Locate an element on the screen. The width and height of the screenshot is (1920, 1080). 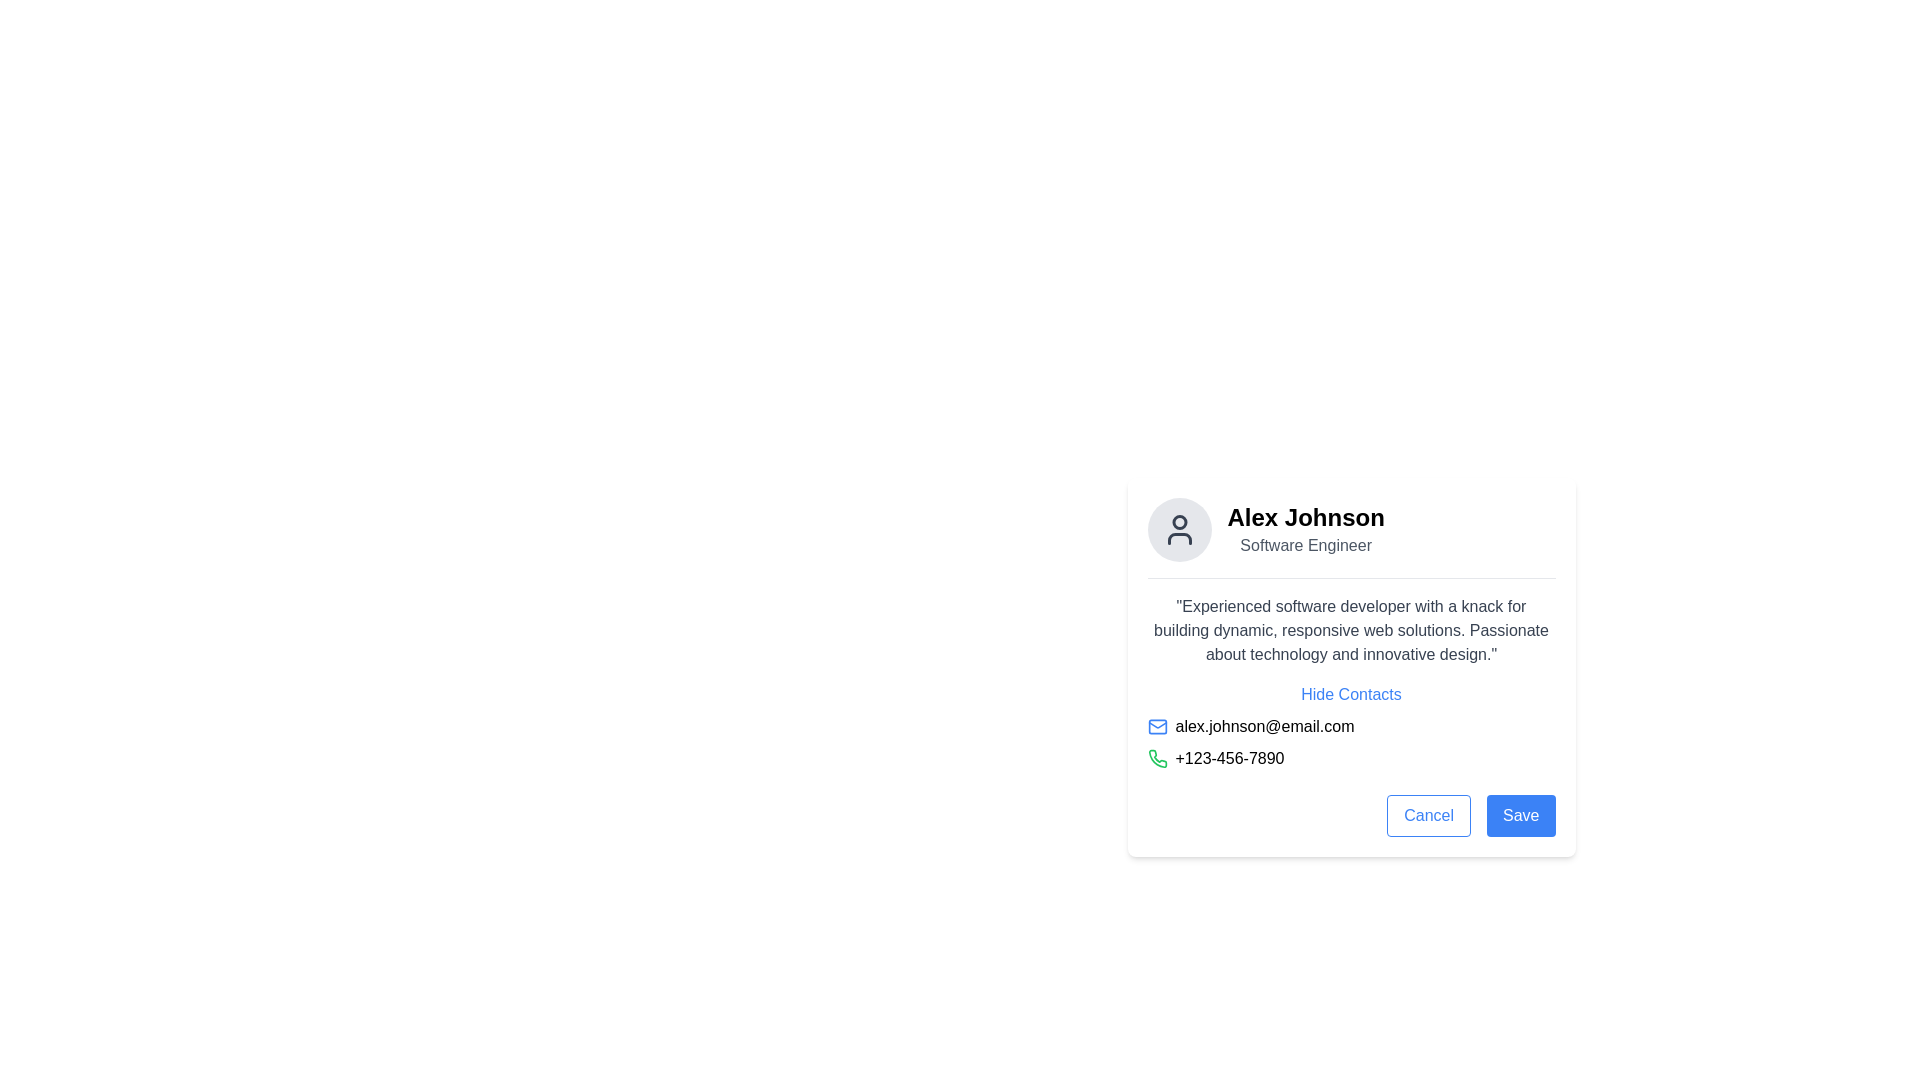
on the text display showing an email address, which is located is located at coordinates (1264, 726).